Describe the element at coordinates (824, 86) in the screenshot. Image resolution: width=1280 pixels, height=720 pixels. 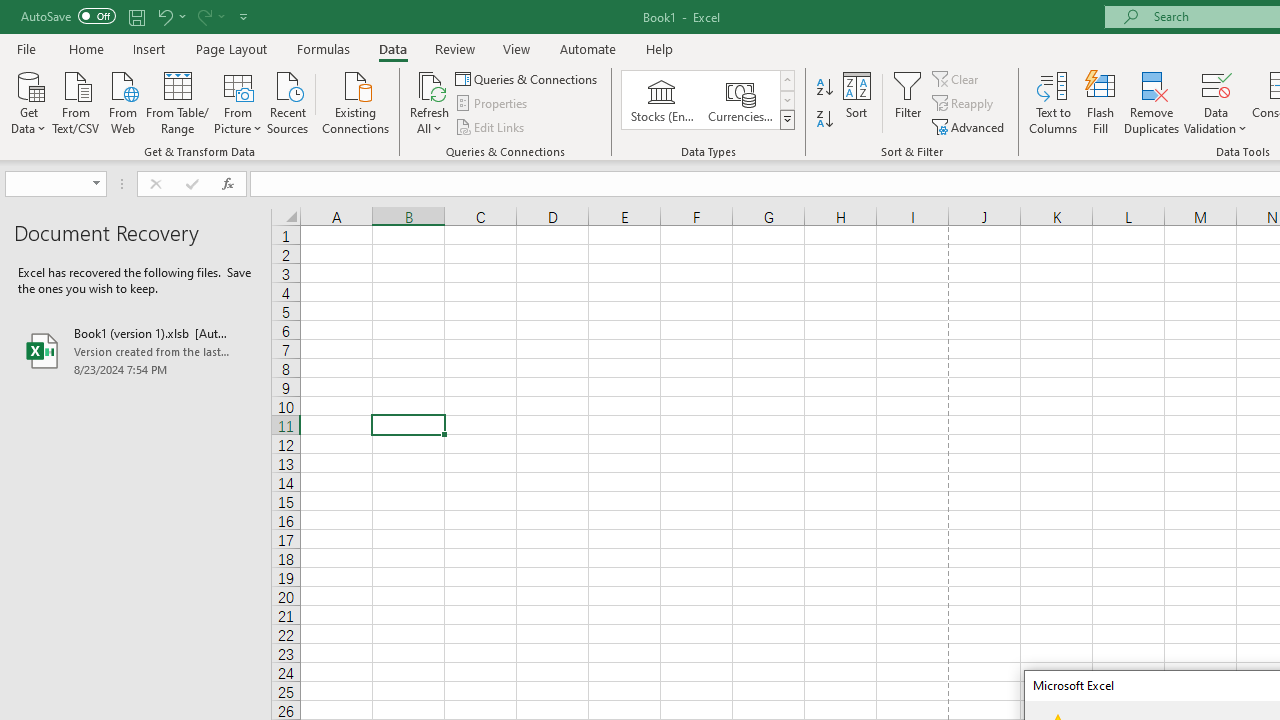
I see `'Sort A to Z'` at that location.